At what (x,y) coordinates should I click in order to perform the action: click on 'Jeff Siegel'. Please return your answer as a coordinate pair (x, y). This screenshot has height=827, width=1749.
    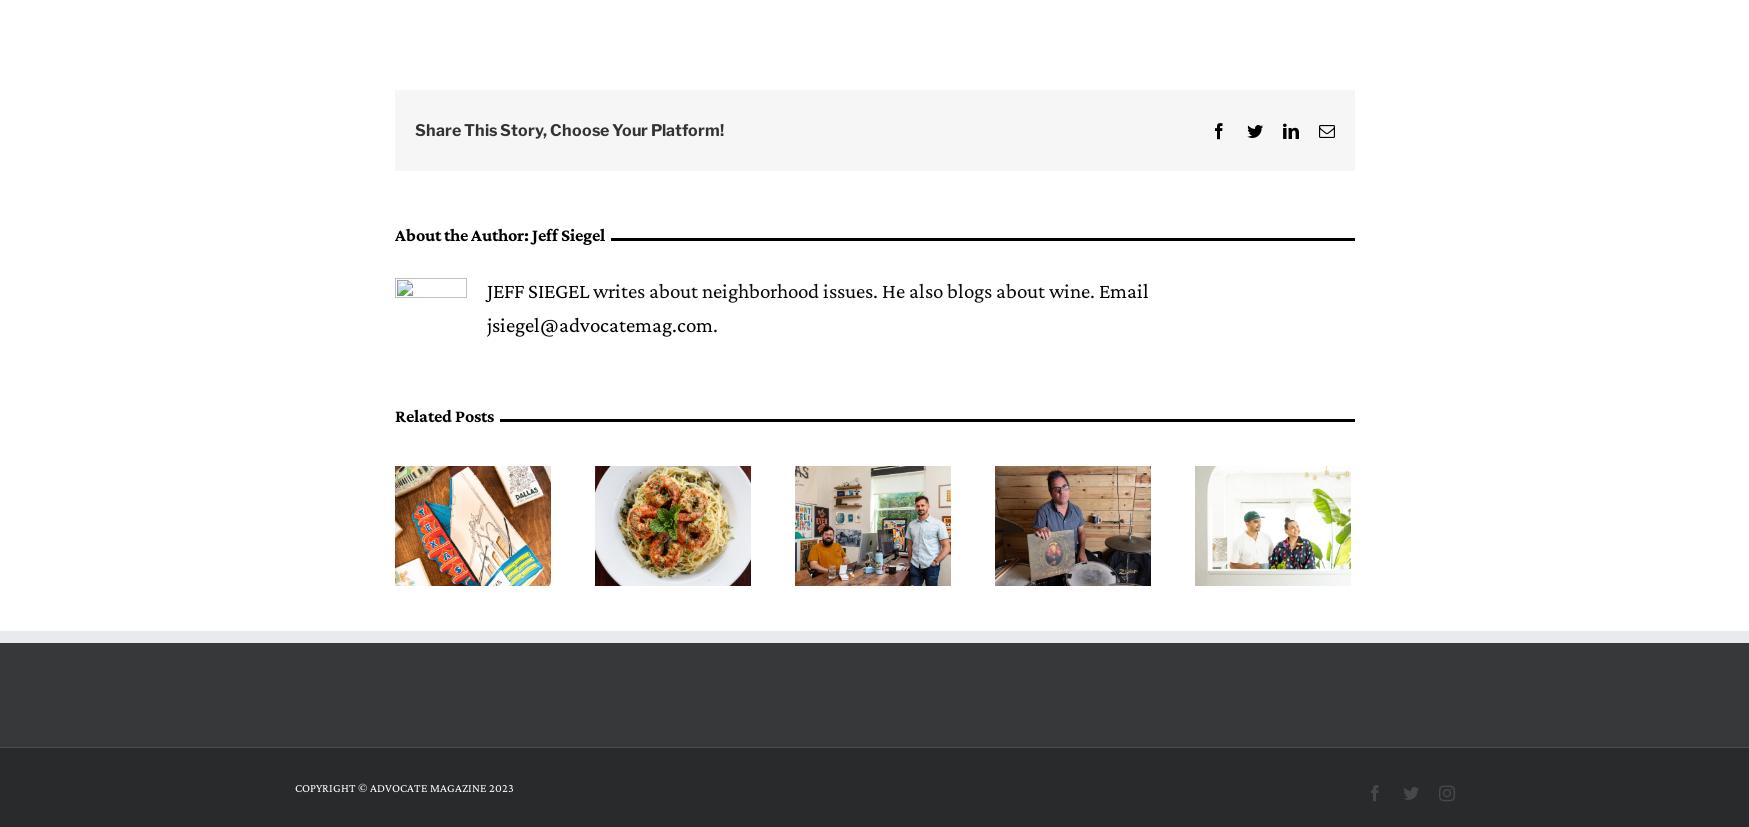
    Looking at the image, I should click on (530, 234).